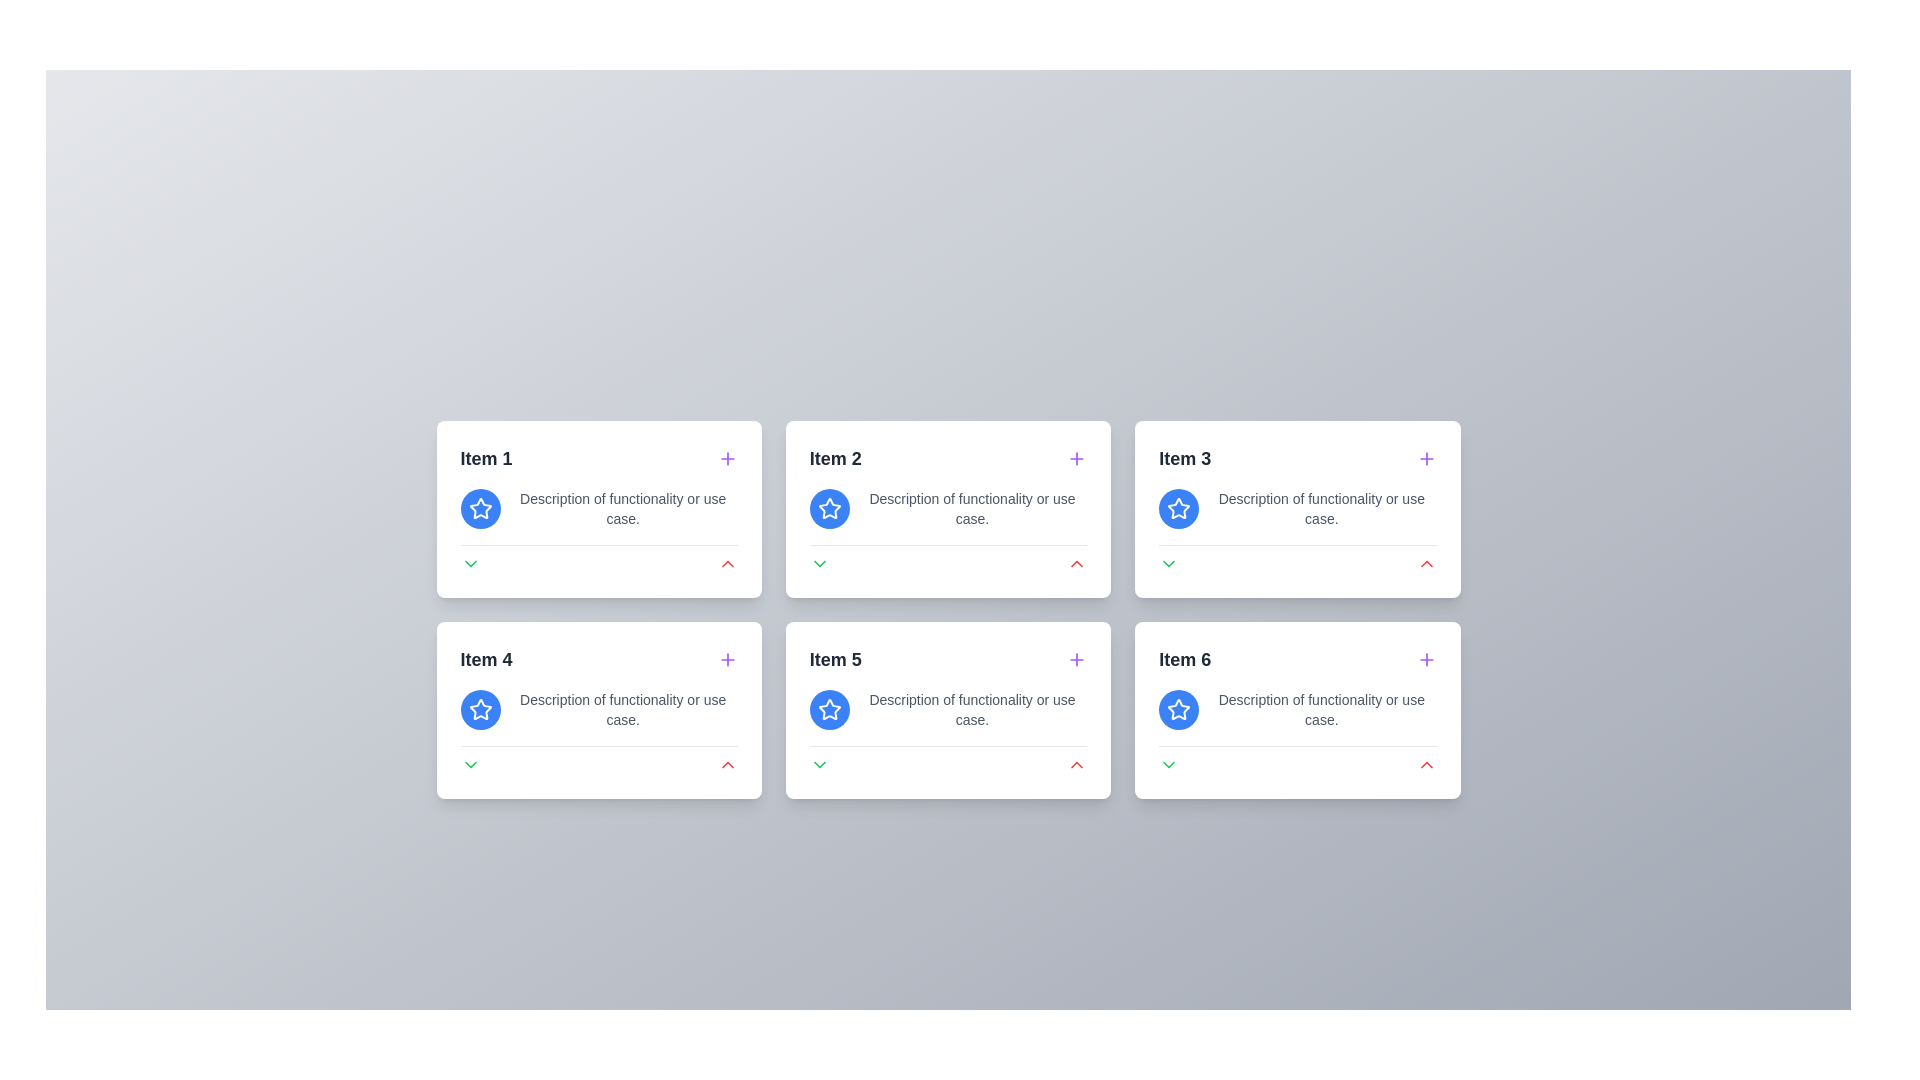 The height and width of the screenshot is (1080, 1920). I want to click on the informational text label located under the star icon within the 'Item 6' card, so click(1321, 708).